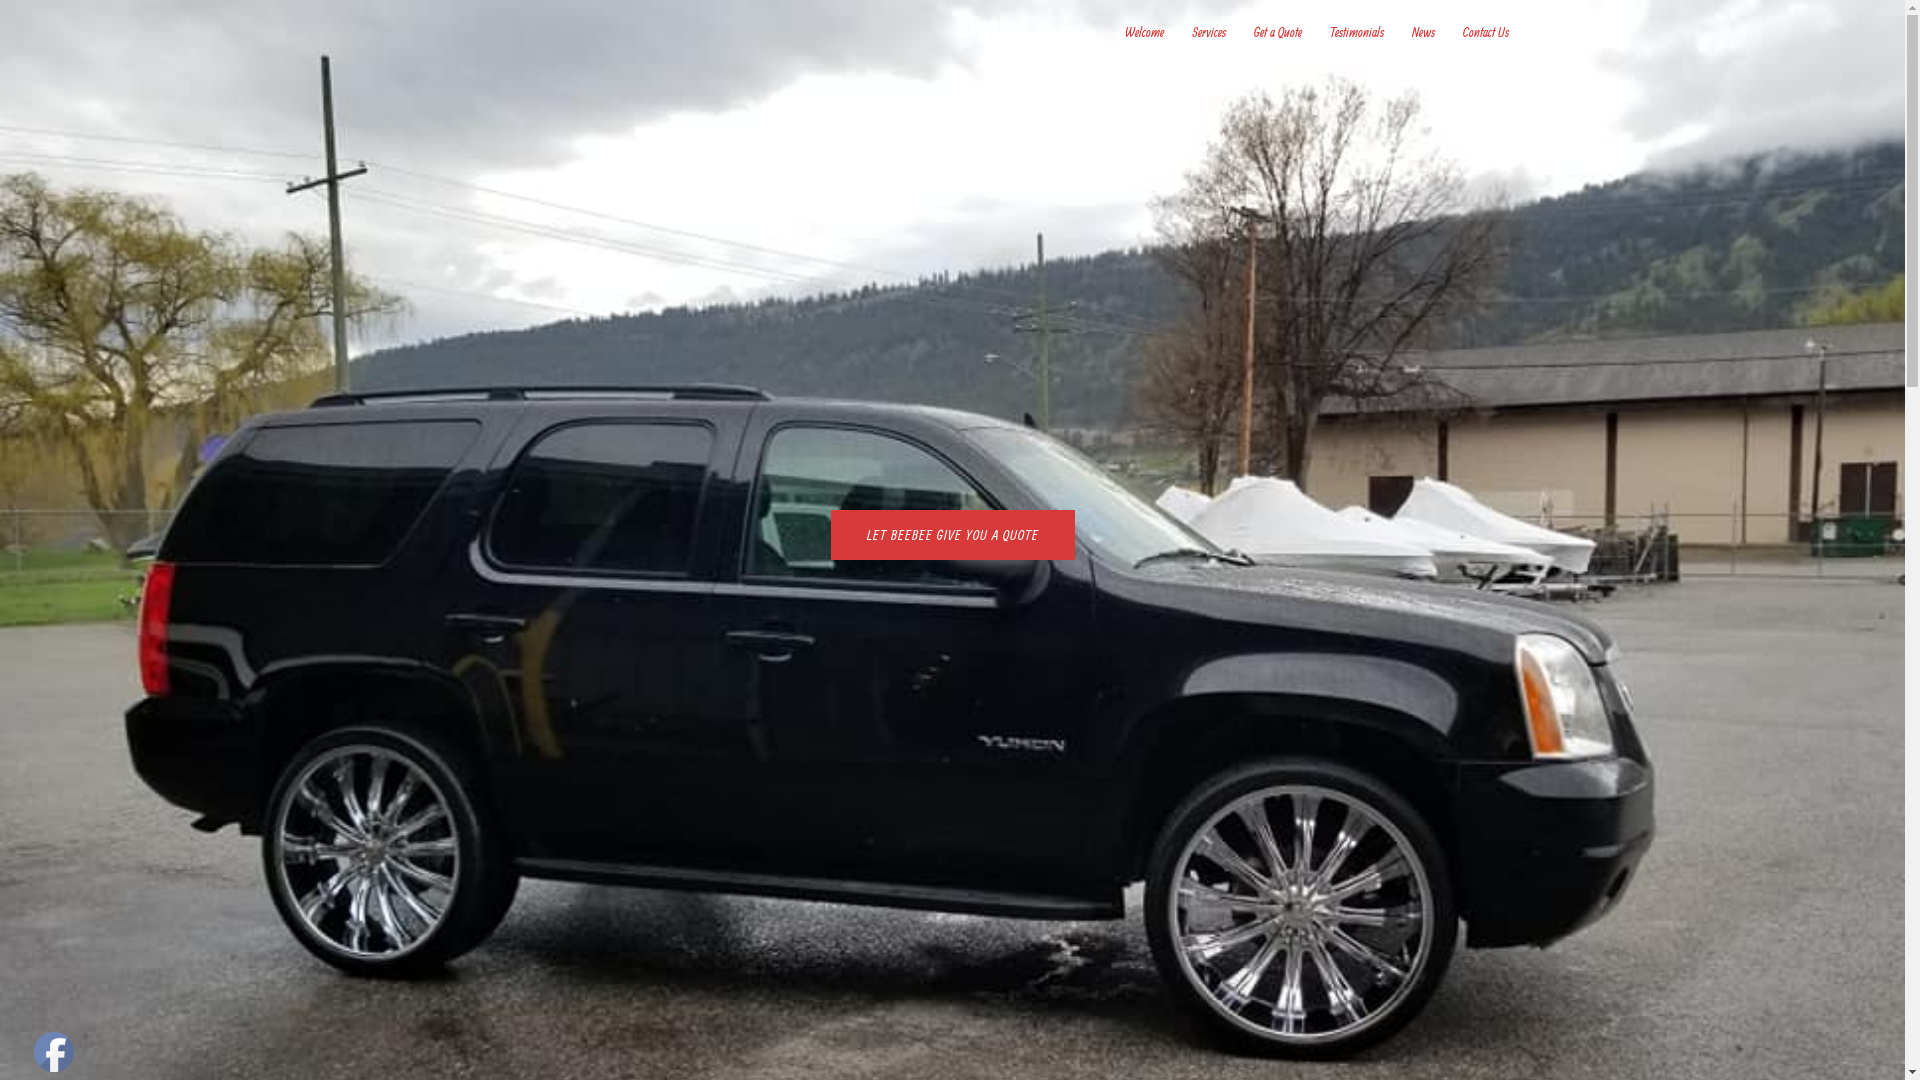 The height and width of the screenshot is (1080, 1920). What do you see at coordinates (1252, 33) in the screenshot?
I see `'Get a Quote'` at bounding box center [1252, 33].